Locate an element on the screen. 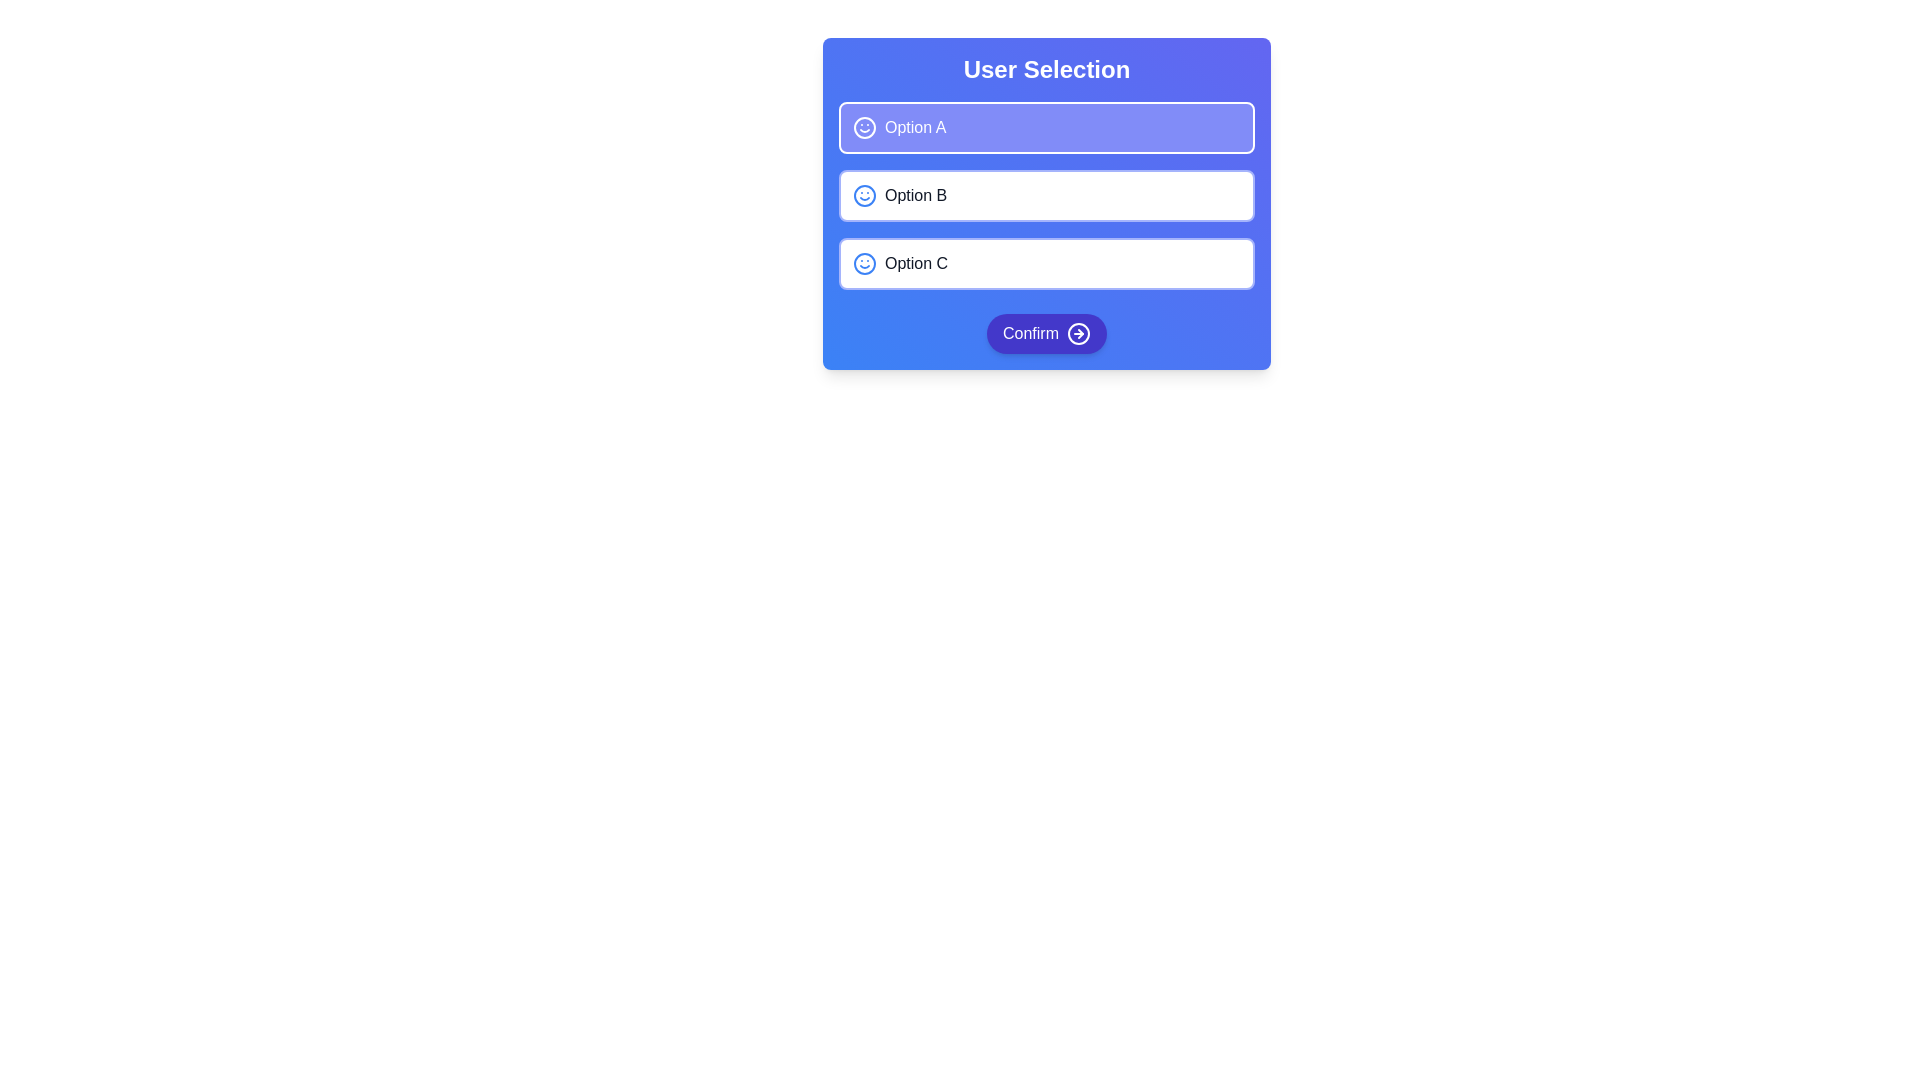  the decorative circle component of the smiling face icon, which is part of the third option labeled 'Option C' in the list is located at coordinates (864, 262).